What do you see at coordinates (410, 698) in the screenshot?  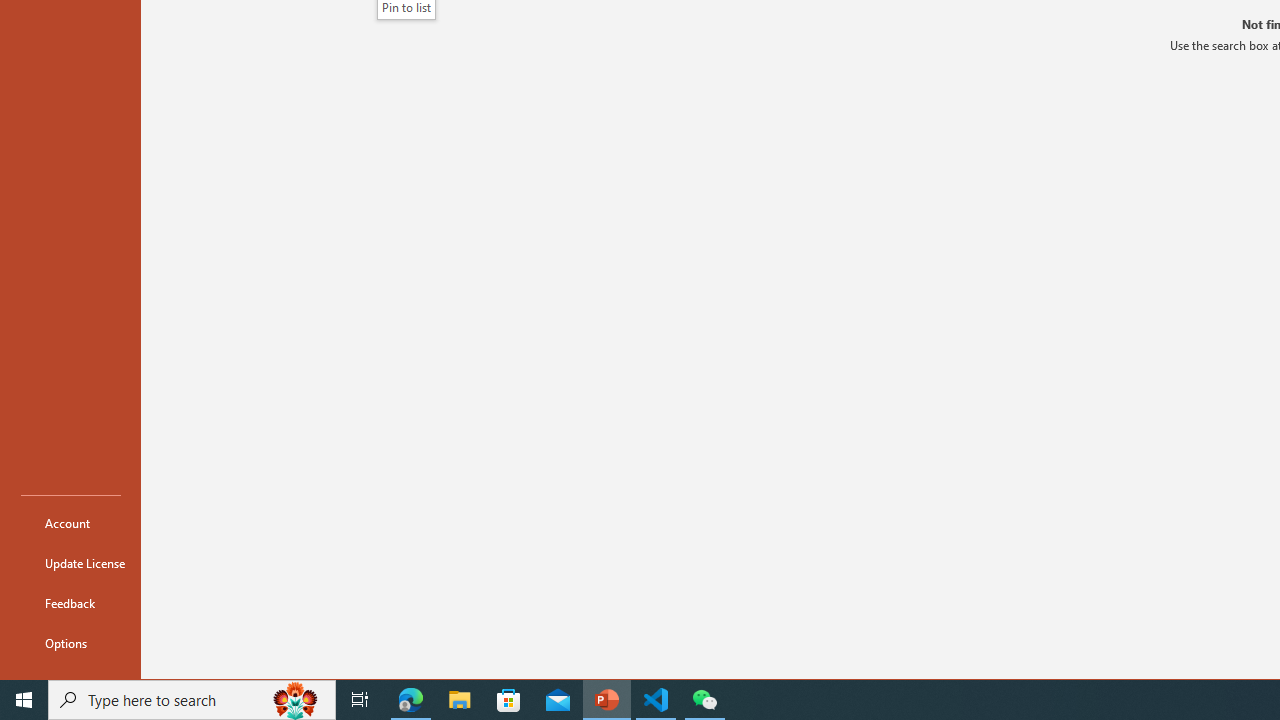 I see `'Microsoft Edge - 1 running window'` at bounding box center [410, 698].